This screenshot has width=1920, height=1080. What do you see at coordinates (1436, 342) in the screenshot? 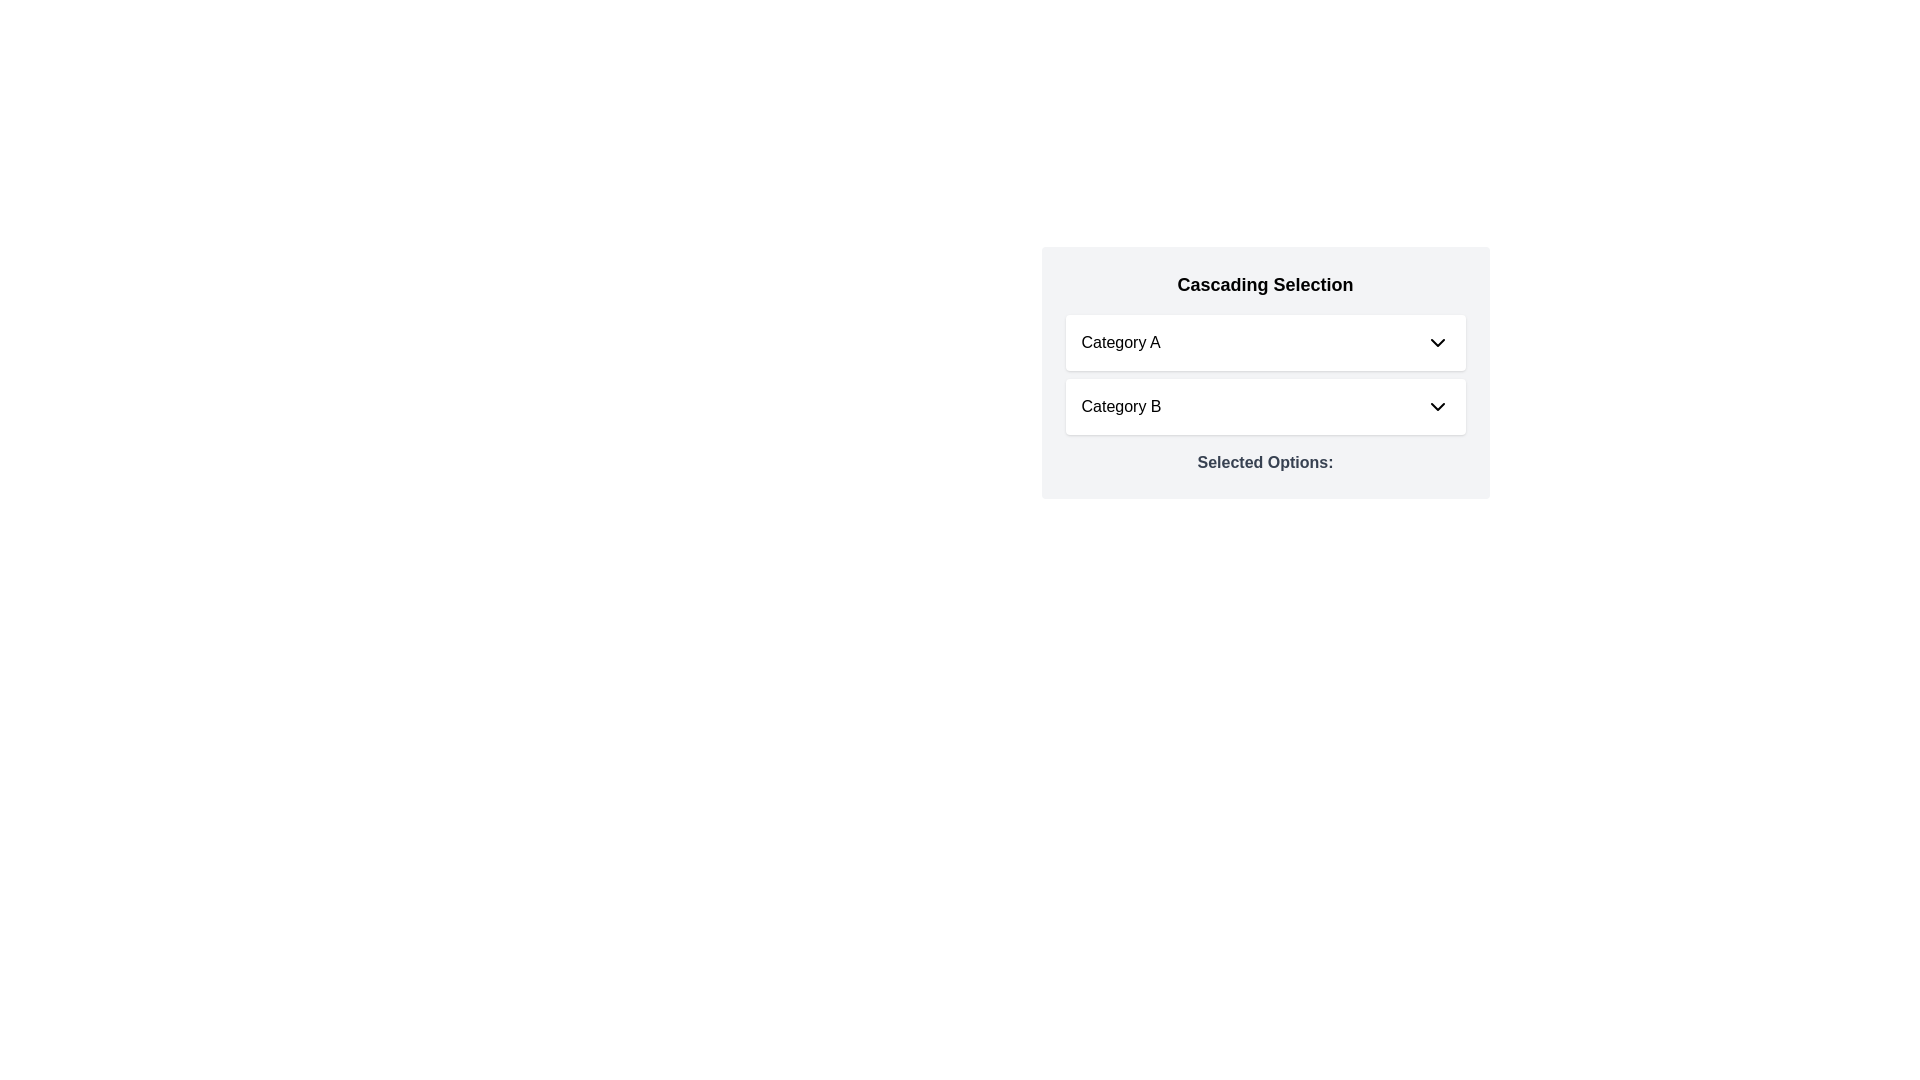
I see `the dropdown indicator icon (chevron)` at bounding box center [1436, 342].